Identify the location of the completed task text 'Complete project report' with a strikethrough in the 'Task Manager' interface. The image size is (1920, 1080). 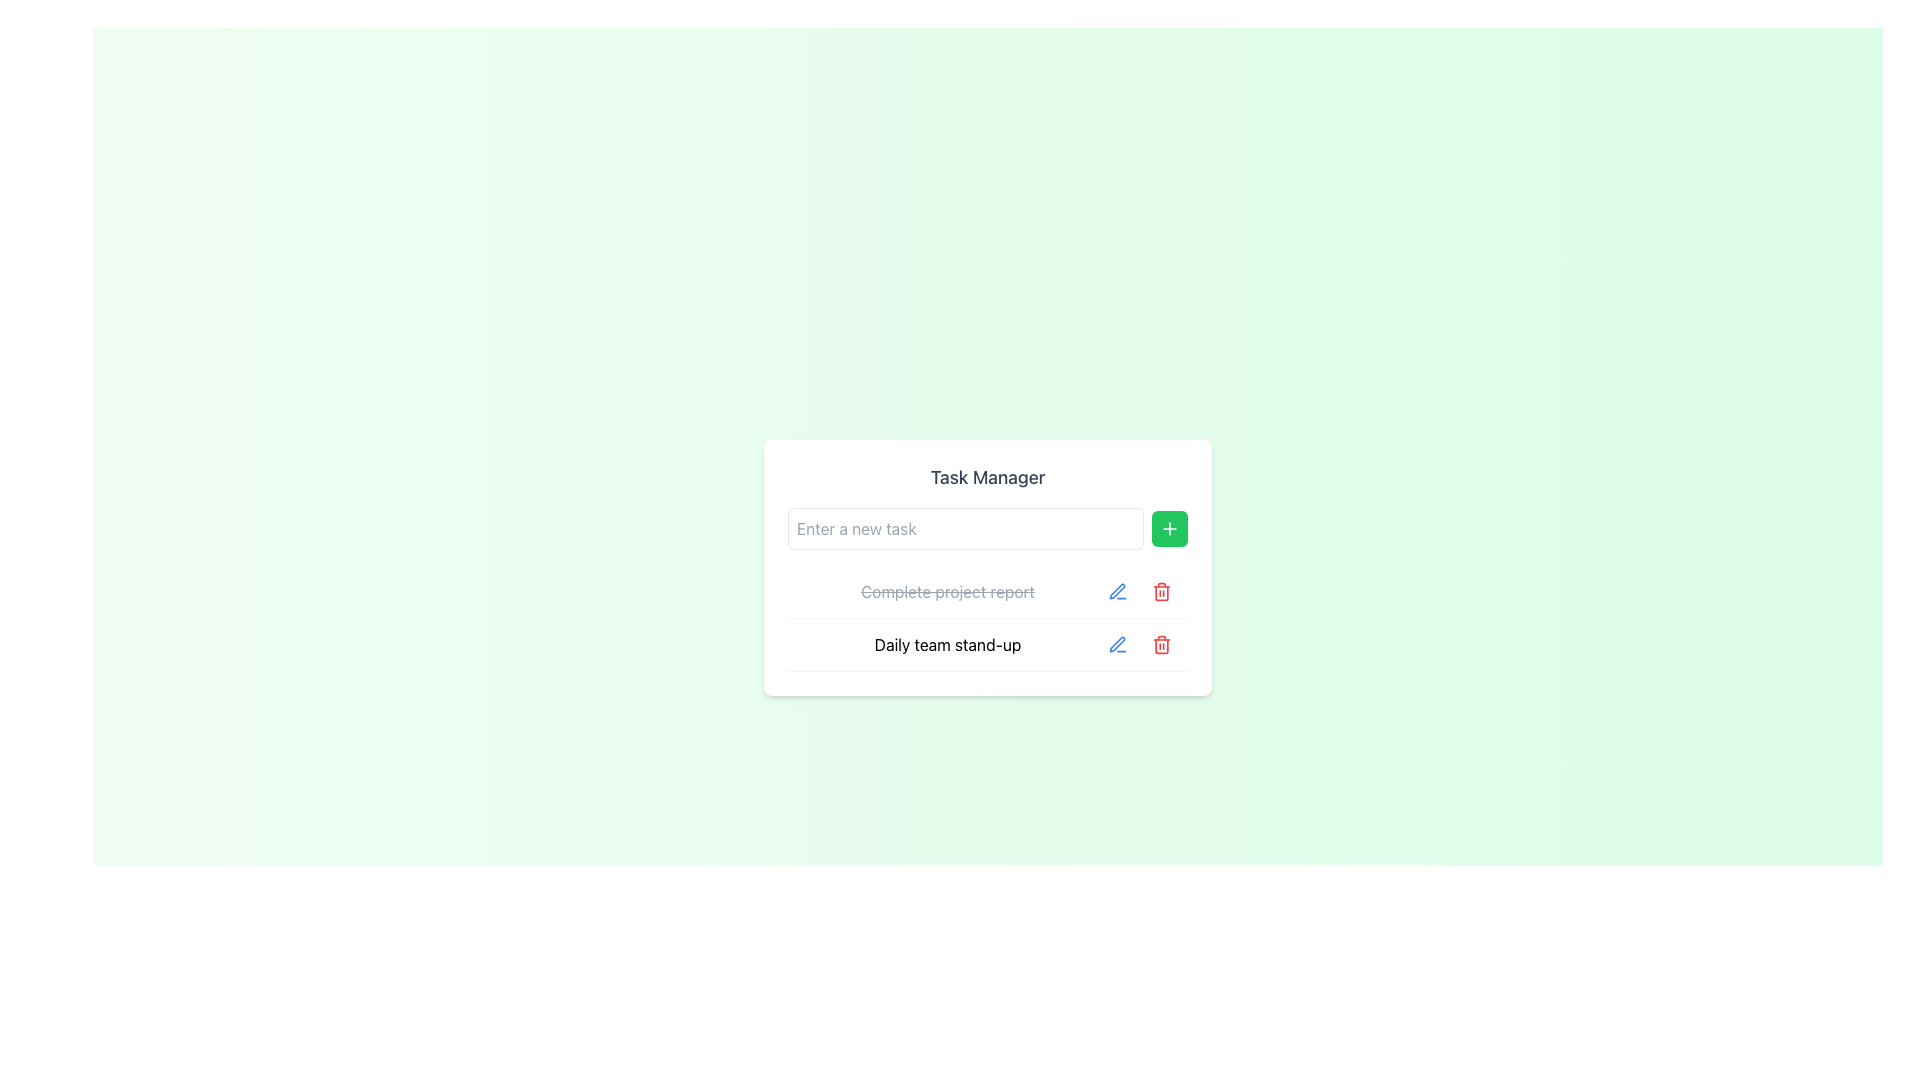
(947, 590).